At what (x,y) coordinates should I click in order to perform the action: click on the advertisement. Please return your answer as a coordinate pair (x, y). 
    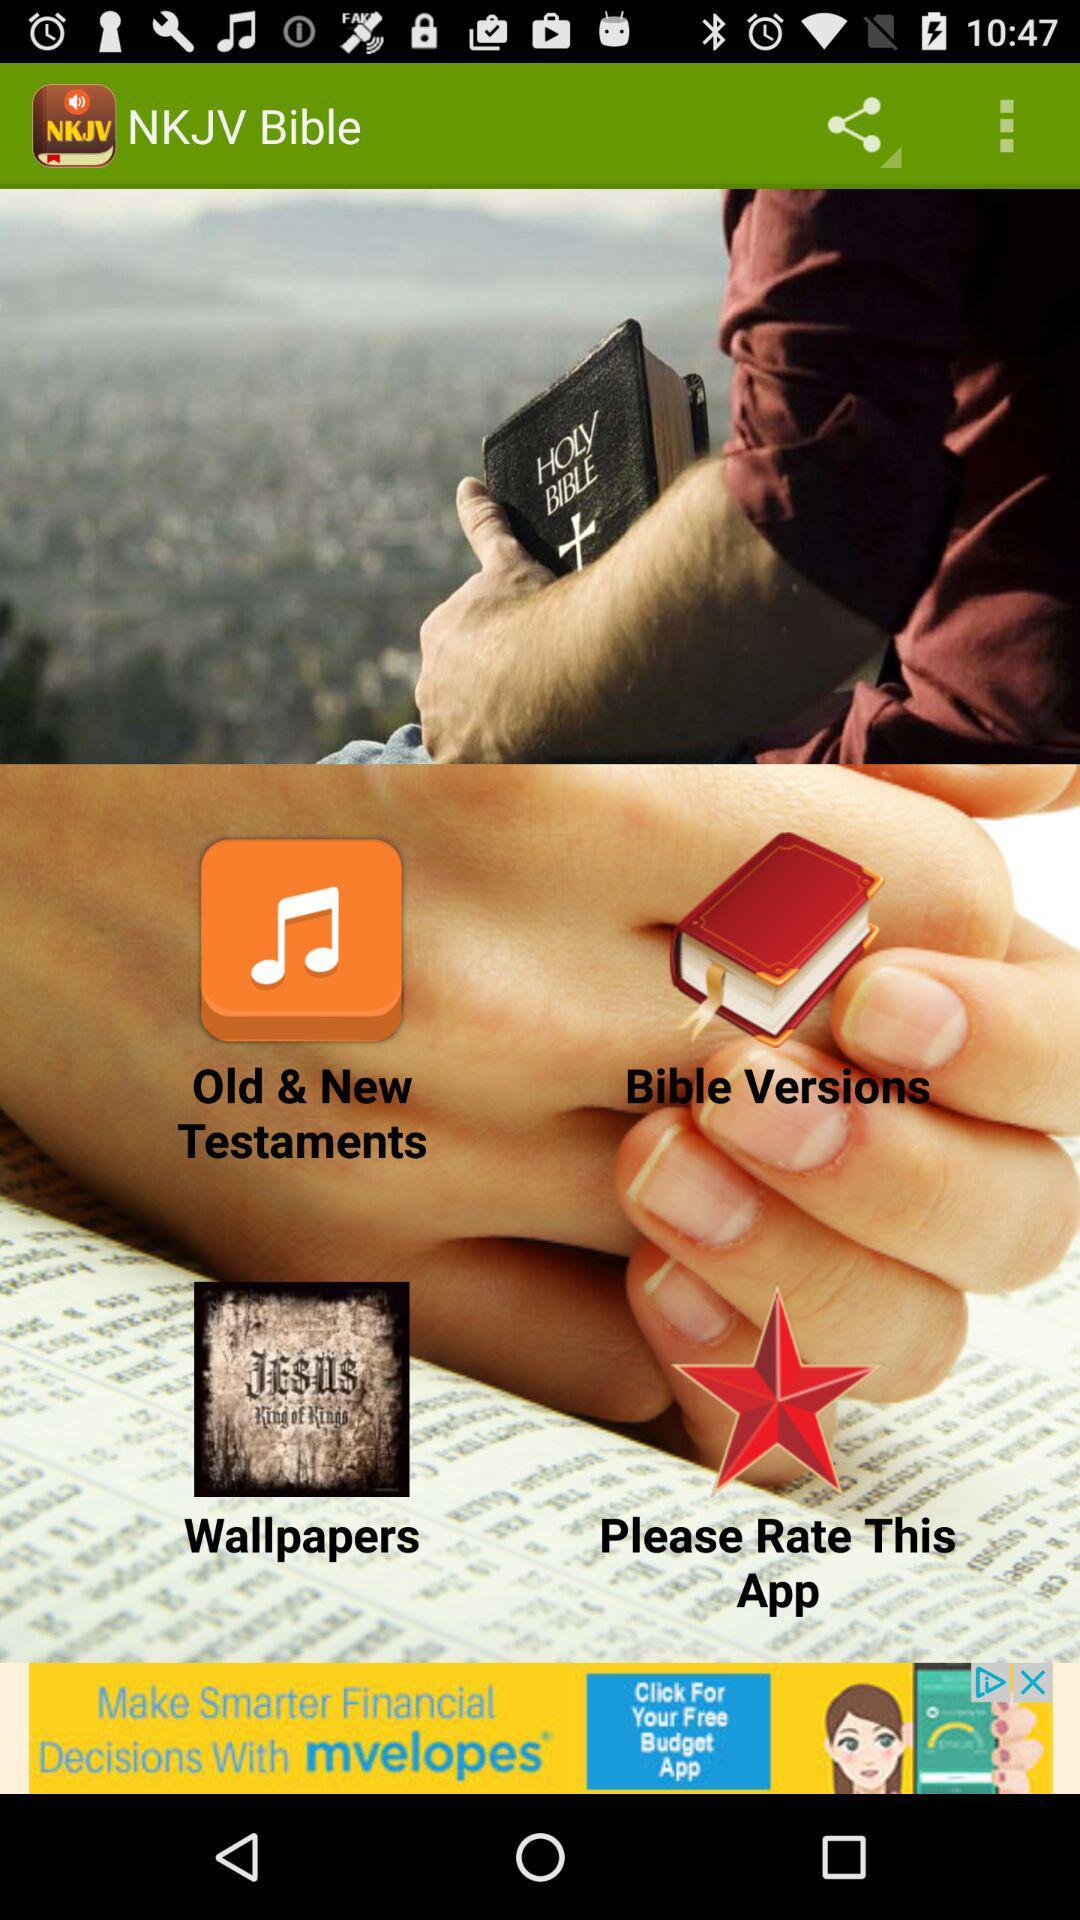
    Looking at the image, I should click on (540, 1727).